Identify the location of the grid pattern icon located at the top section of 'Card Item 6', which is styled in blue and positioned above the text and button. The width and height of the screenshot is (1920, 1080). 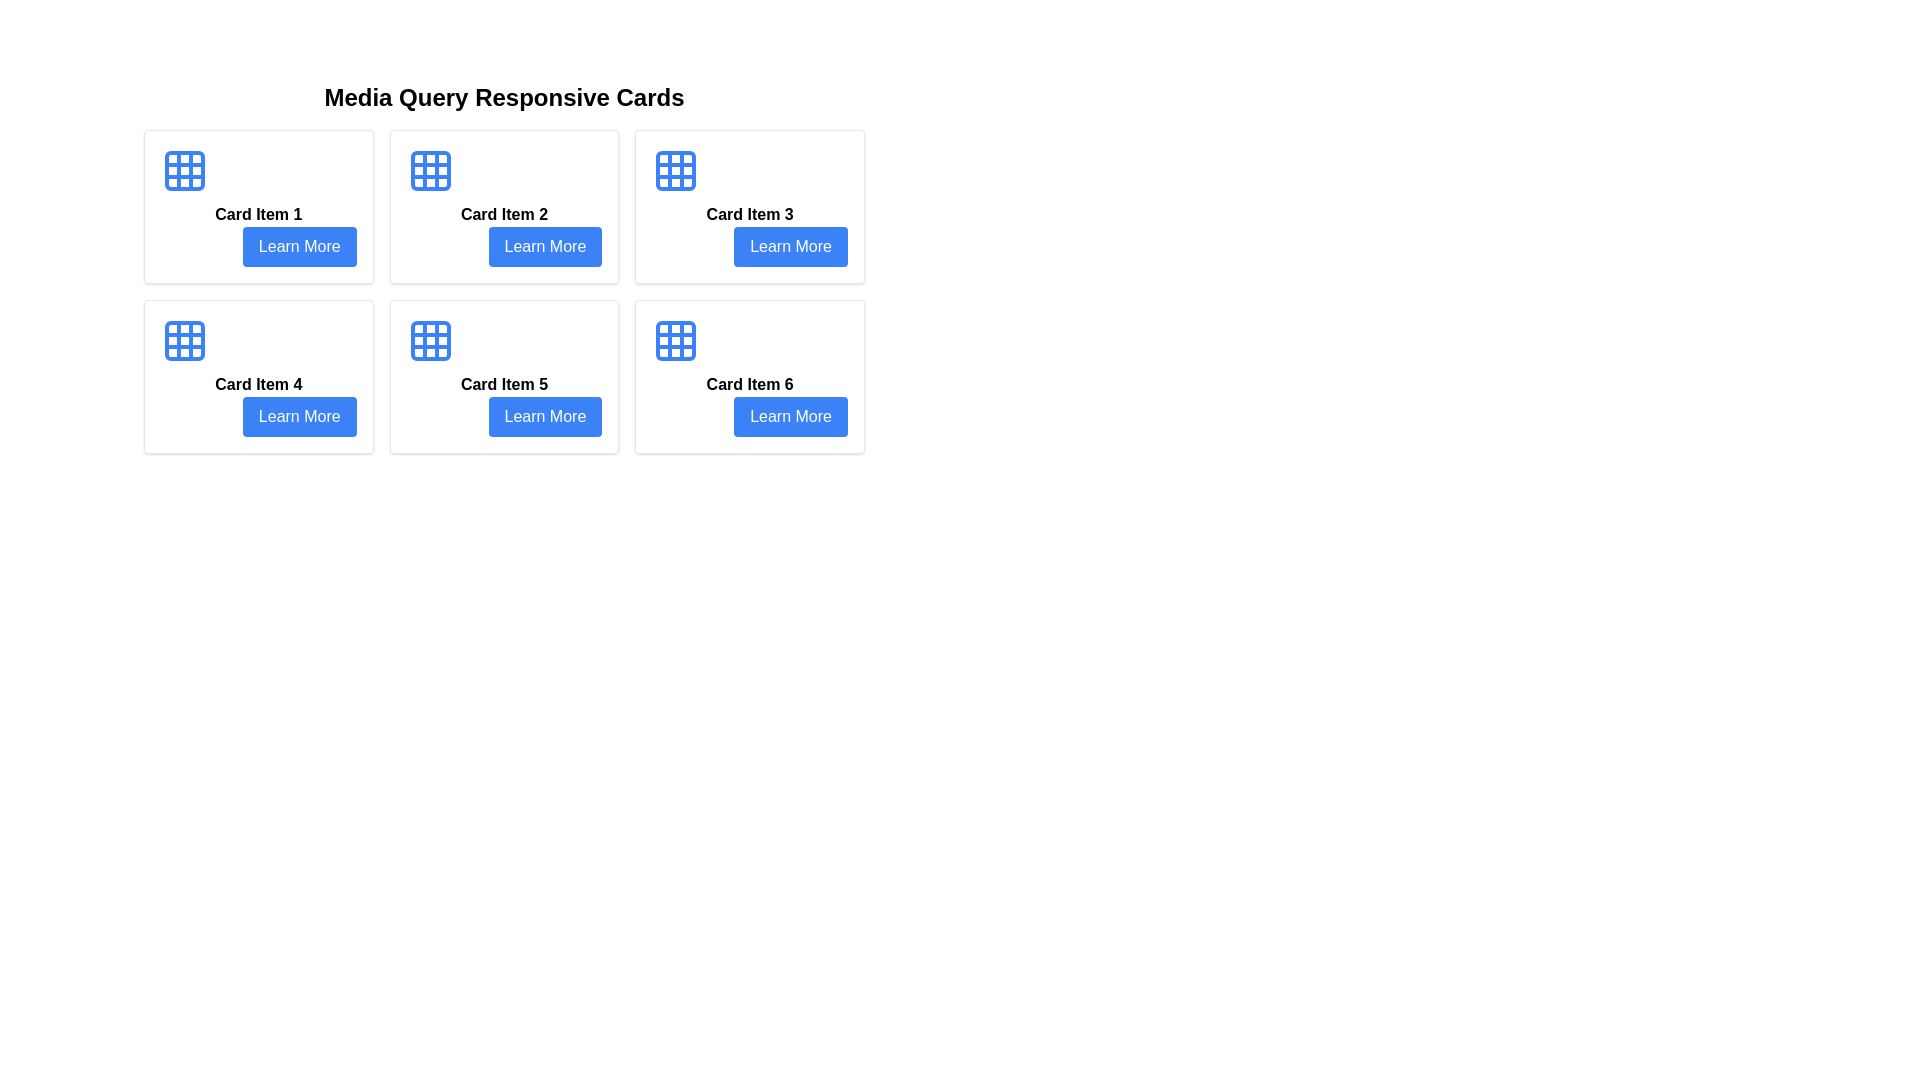
(676, 339).